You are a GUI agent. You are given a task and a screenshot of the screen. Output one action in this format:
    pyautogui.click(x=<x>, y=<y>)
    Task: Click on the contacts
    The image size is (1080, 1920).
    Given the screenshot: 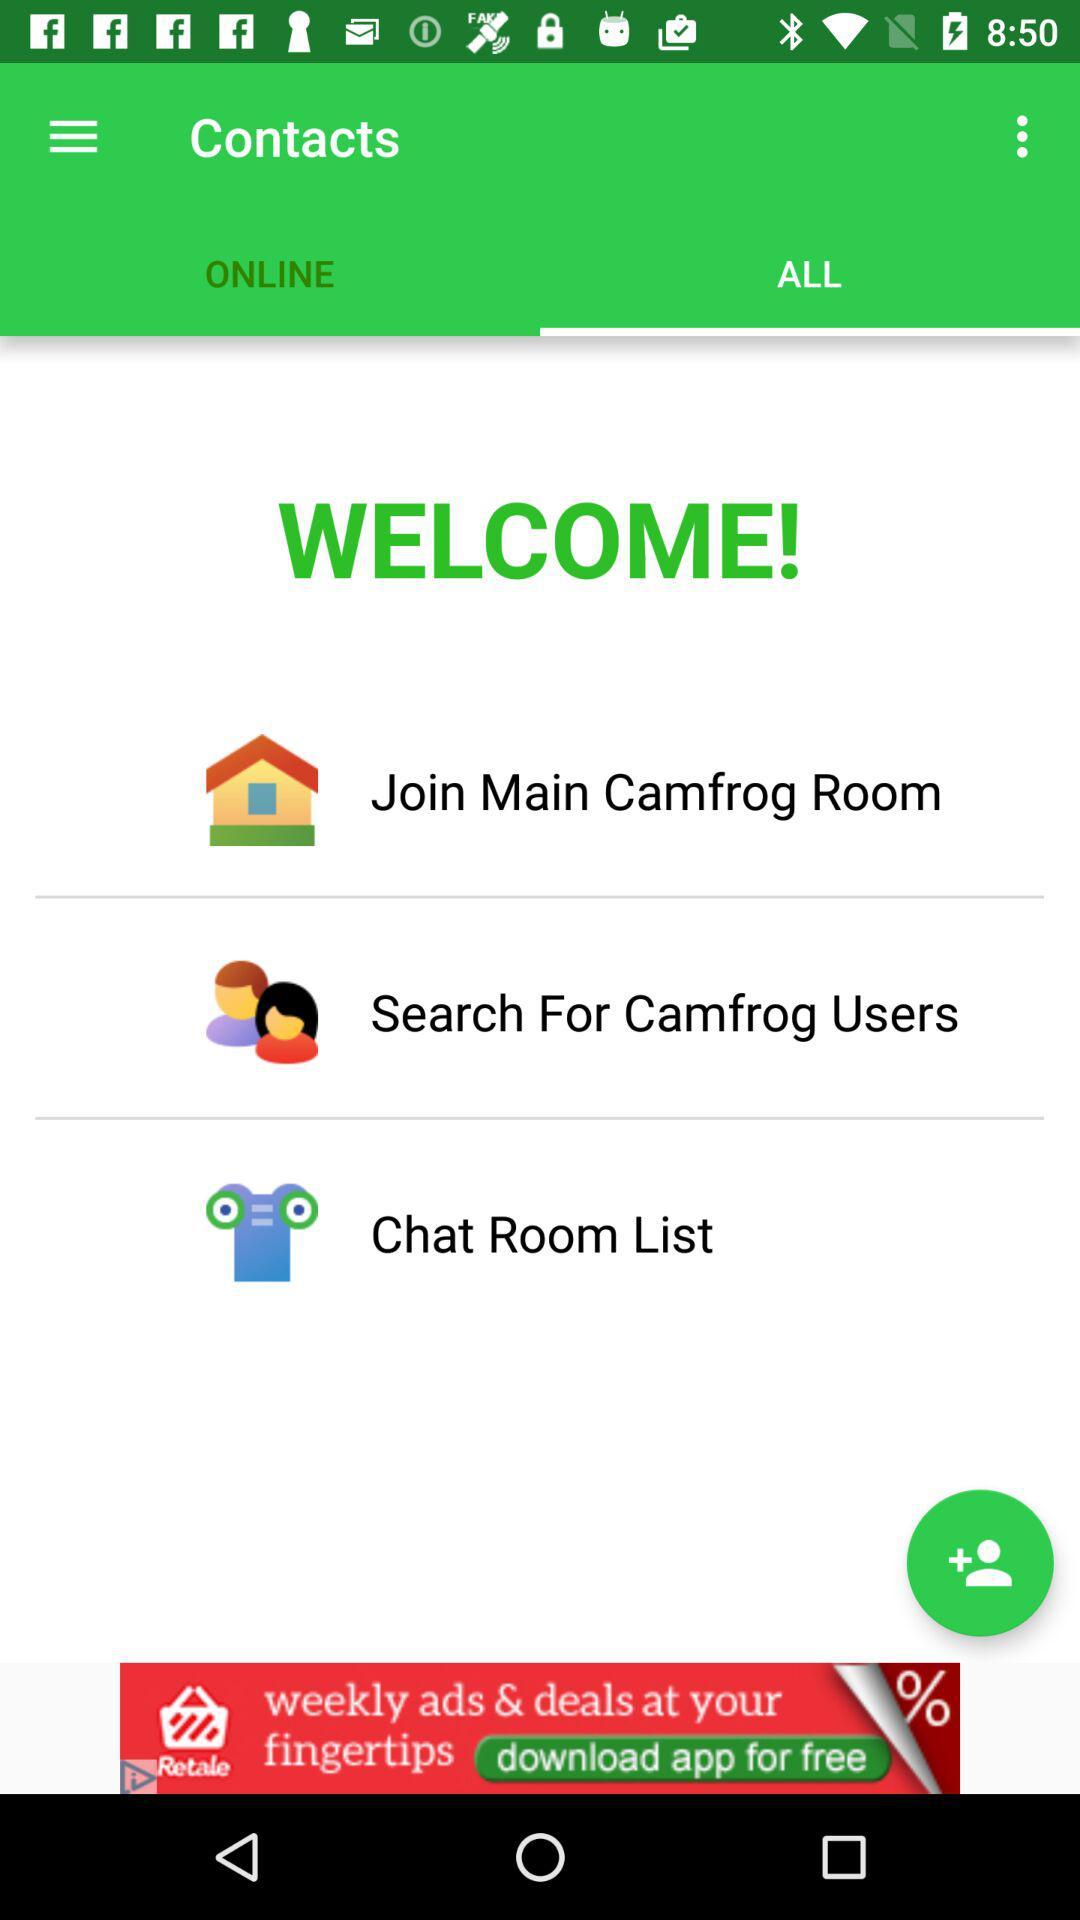 What is the action you would take?
    pyautogui.click(x=979, y=1562)
    